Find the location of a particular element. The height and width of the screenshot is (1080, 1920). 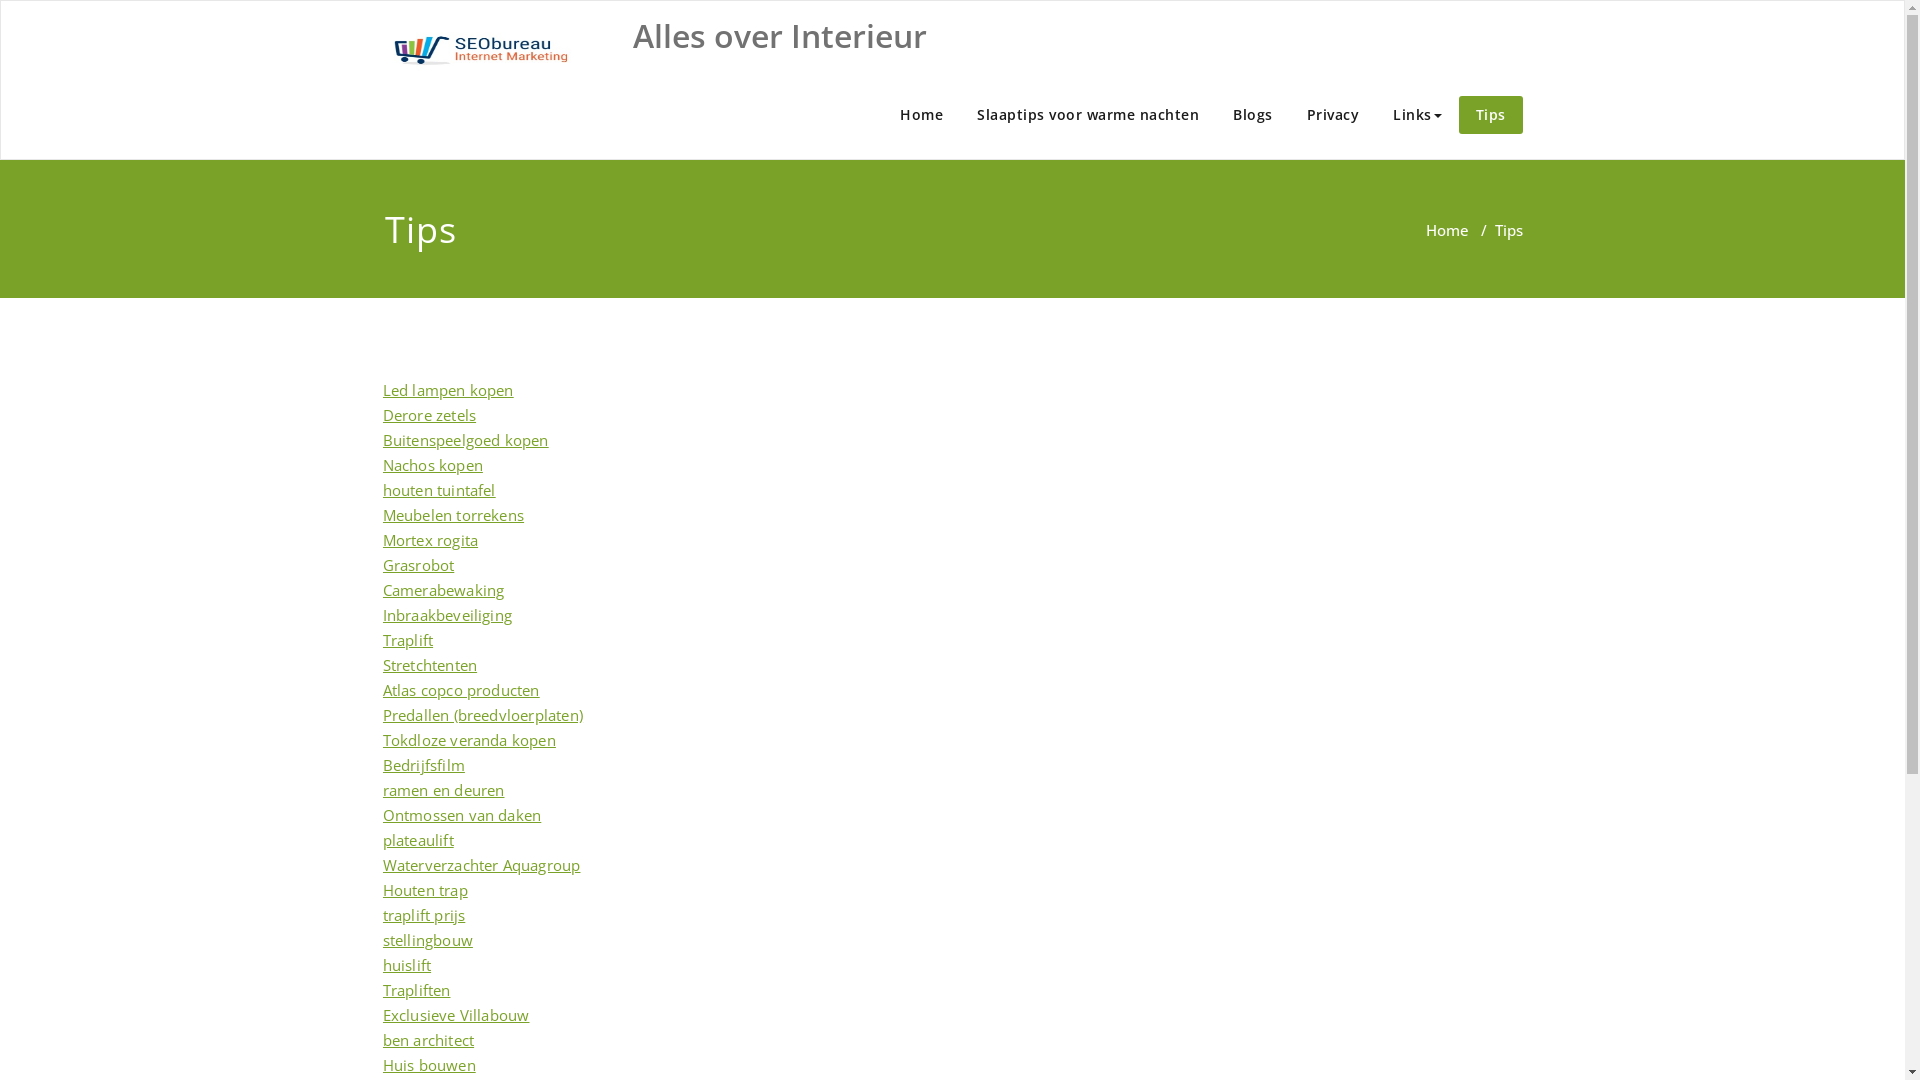

'huislift' is located at coordinates (405, 963).